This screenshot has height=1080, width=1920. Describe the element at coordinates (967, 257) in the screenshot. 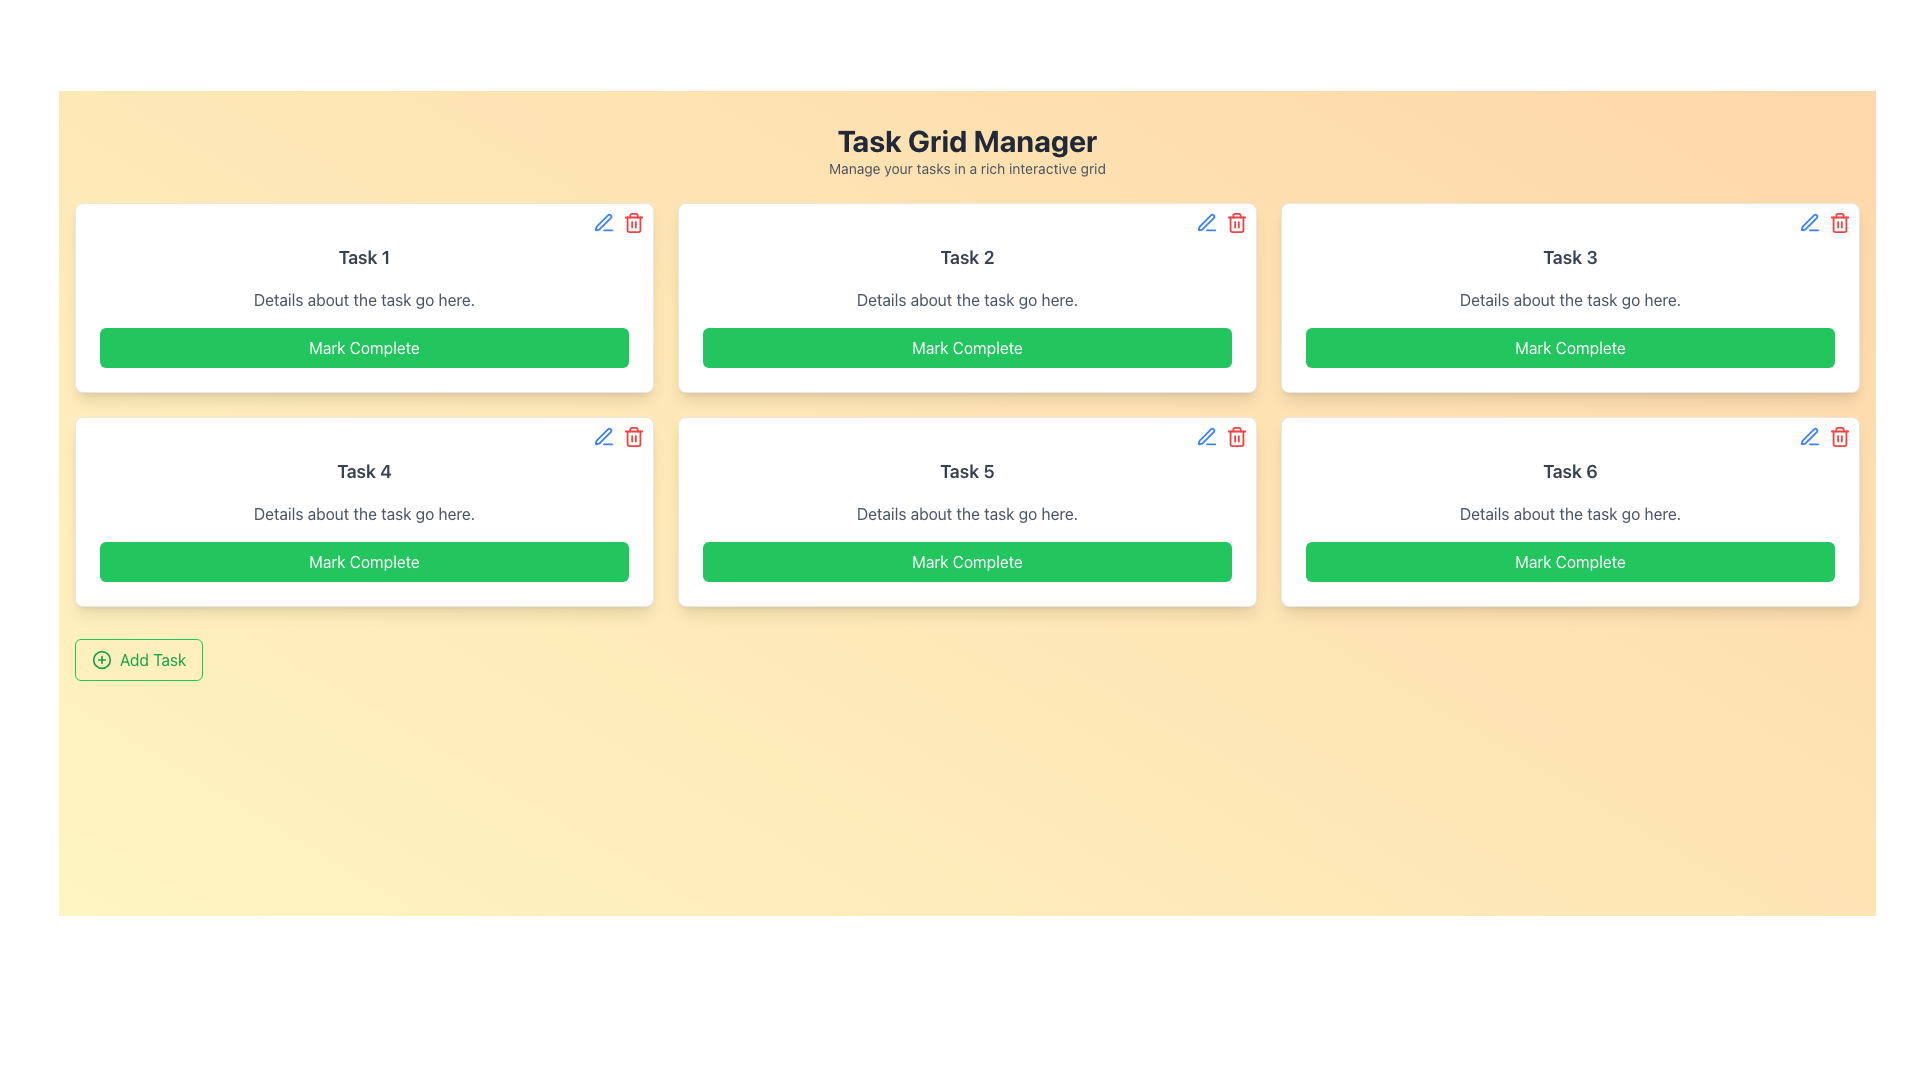

I see `the text label located at the center of the top row of the second task card, which describes the task represented by this card` at that location.